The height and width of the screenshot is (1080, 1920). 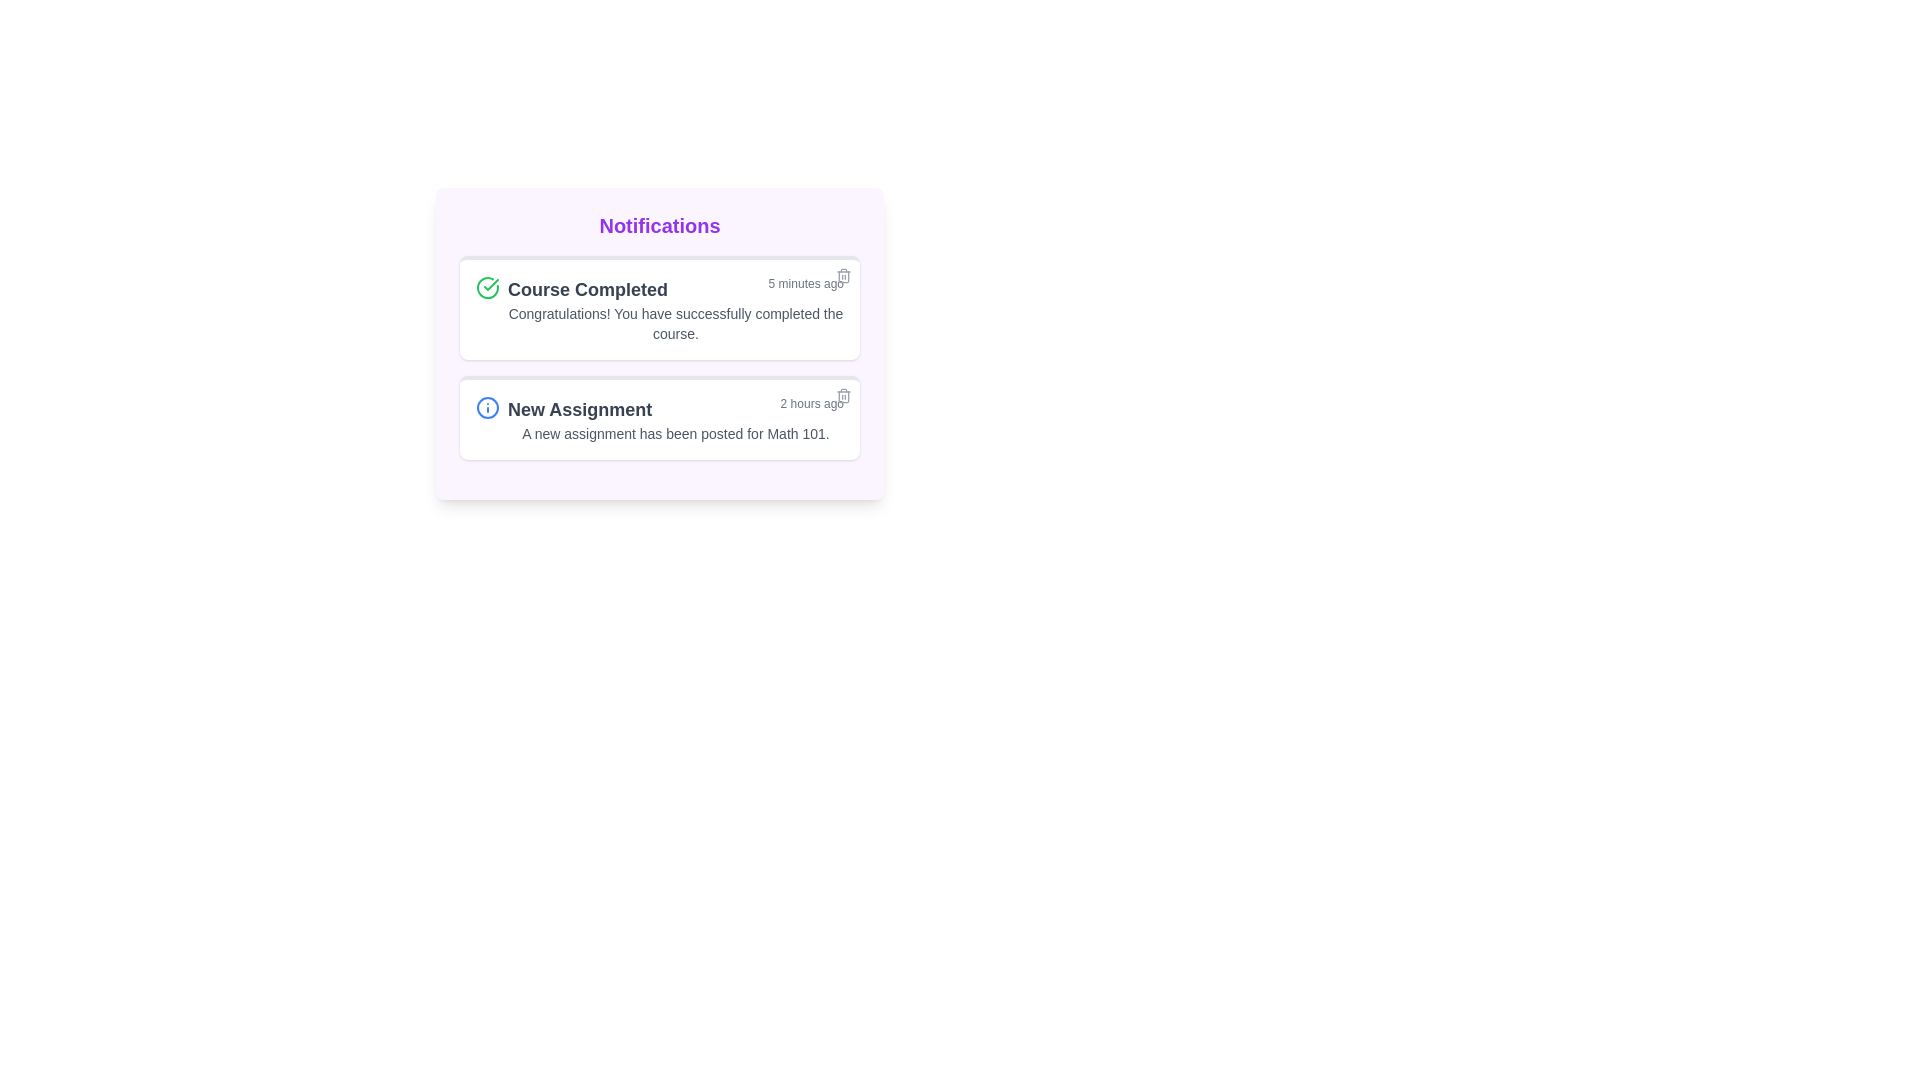 I want to click on the Notification card that presents information about a new assignment posted for a course, which is the second card in the notification list below the 'Course Completed' card, so click(x=660, y=419).